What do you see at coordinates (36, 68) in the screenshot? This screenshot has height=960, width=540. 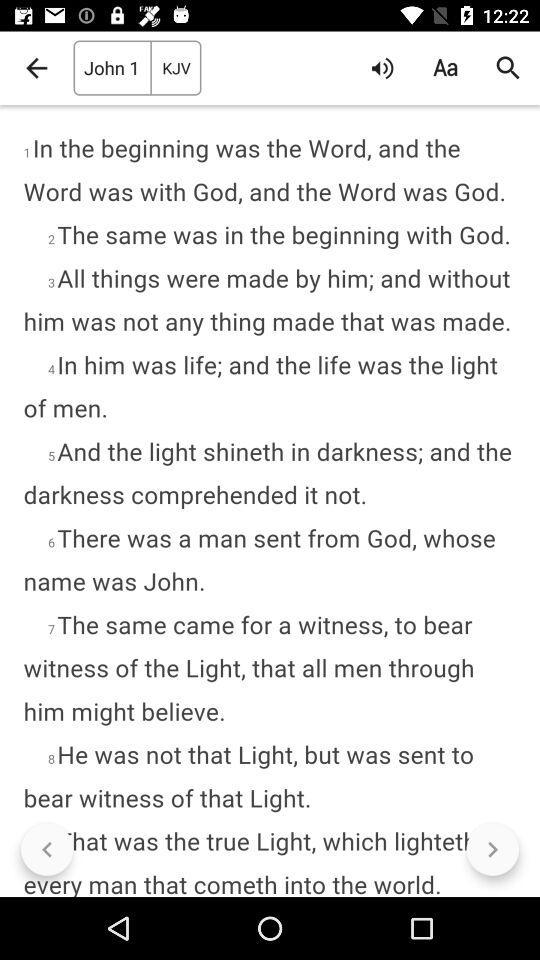 I see `icon to the left of john 1 item` at bounding box center [36, 68].